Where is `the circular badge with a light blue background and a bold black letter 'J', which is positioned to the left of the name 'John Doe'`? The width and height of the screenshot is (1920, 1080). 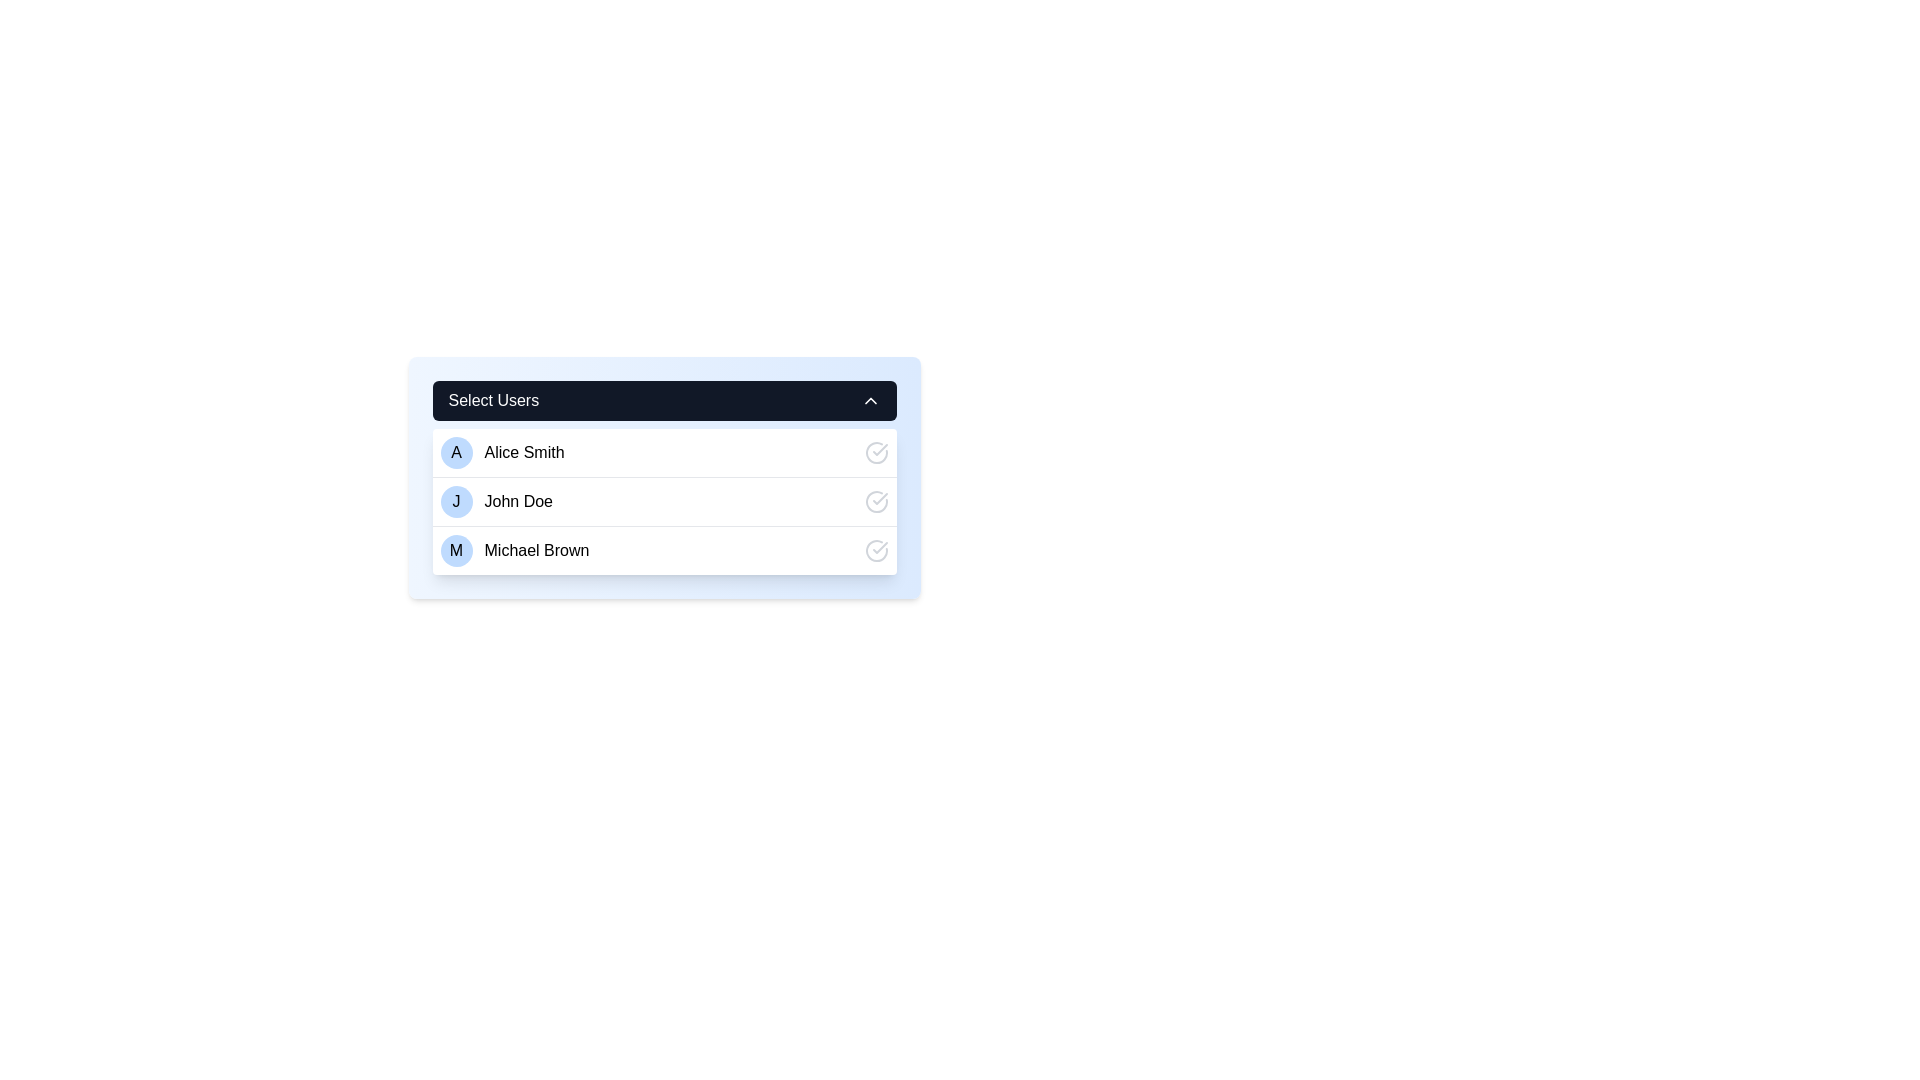
the circular badge with a light blue background and a bold black letter 'J', which is positioned to the left of the name 'John Doe' is located at coordinates (455, 500).